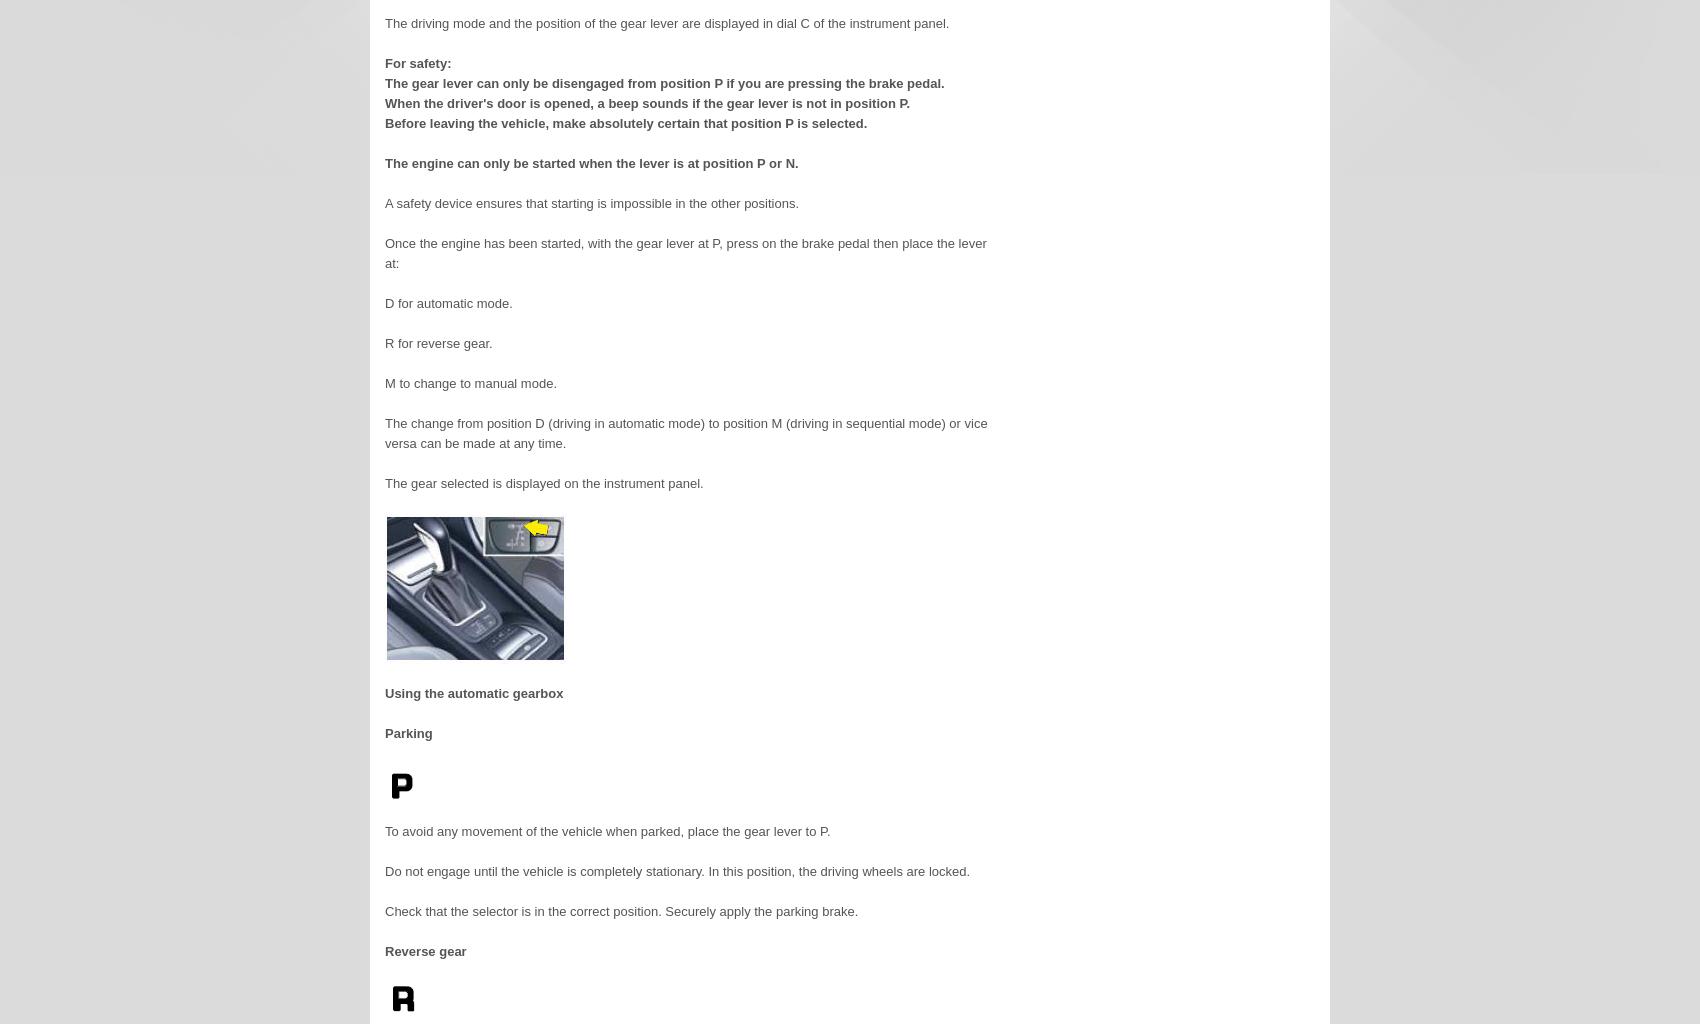  I want to click on 'The gear lever can only be disengaged from position P if you are pressing the brake 
pedal.', so click(664, 82).